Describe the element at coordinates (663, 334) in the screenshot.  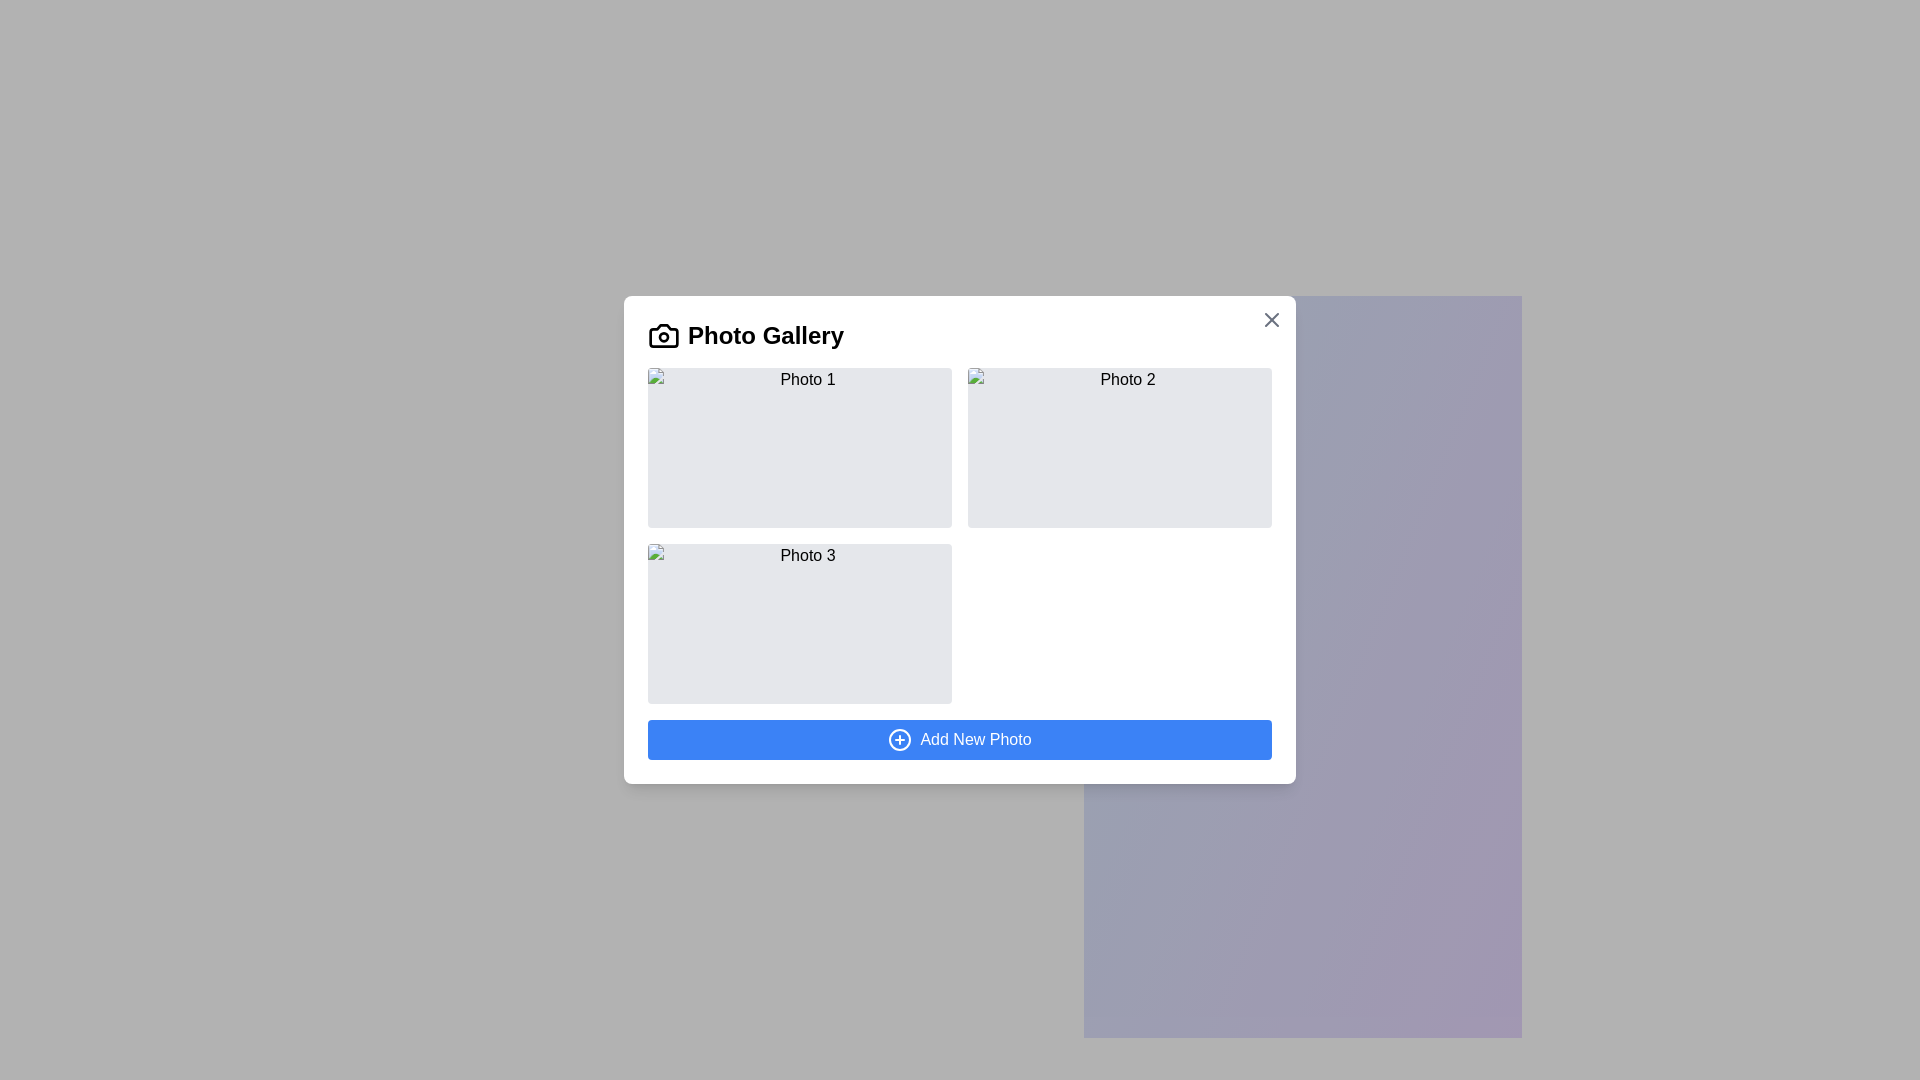
I see `the camera icon located in the upper-left corner of the 'Photo Gallery' modal window, which symbolizes photography` at that location.